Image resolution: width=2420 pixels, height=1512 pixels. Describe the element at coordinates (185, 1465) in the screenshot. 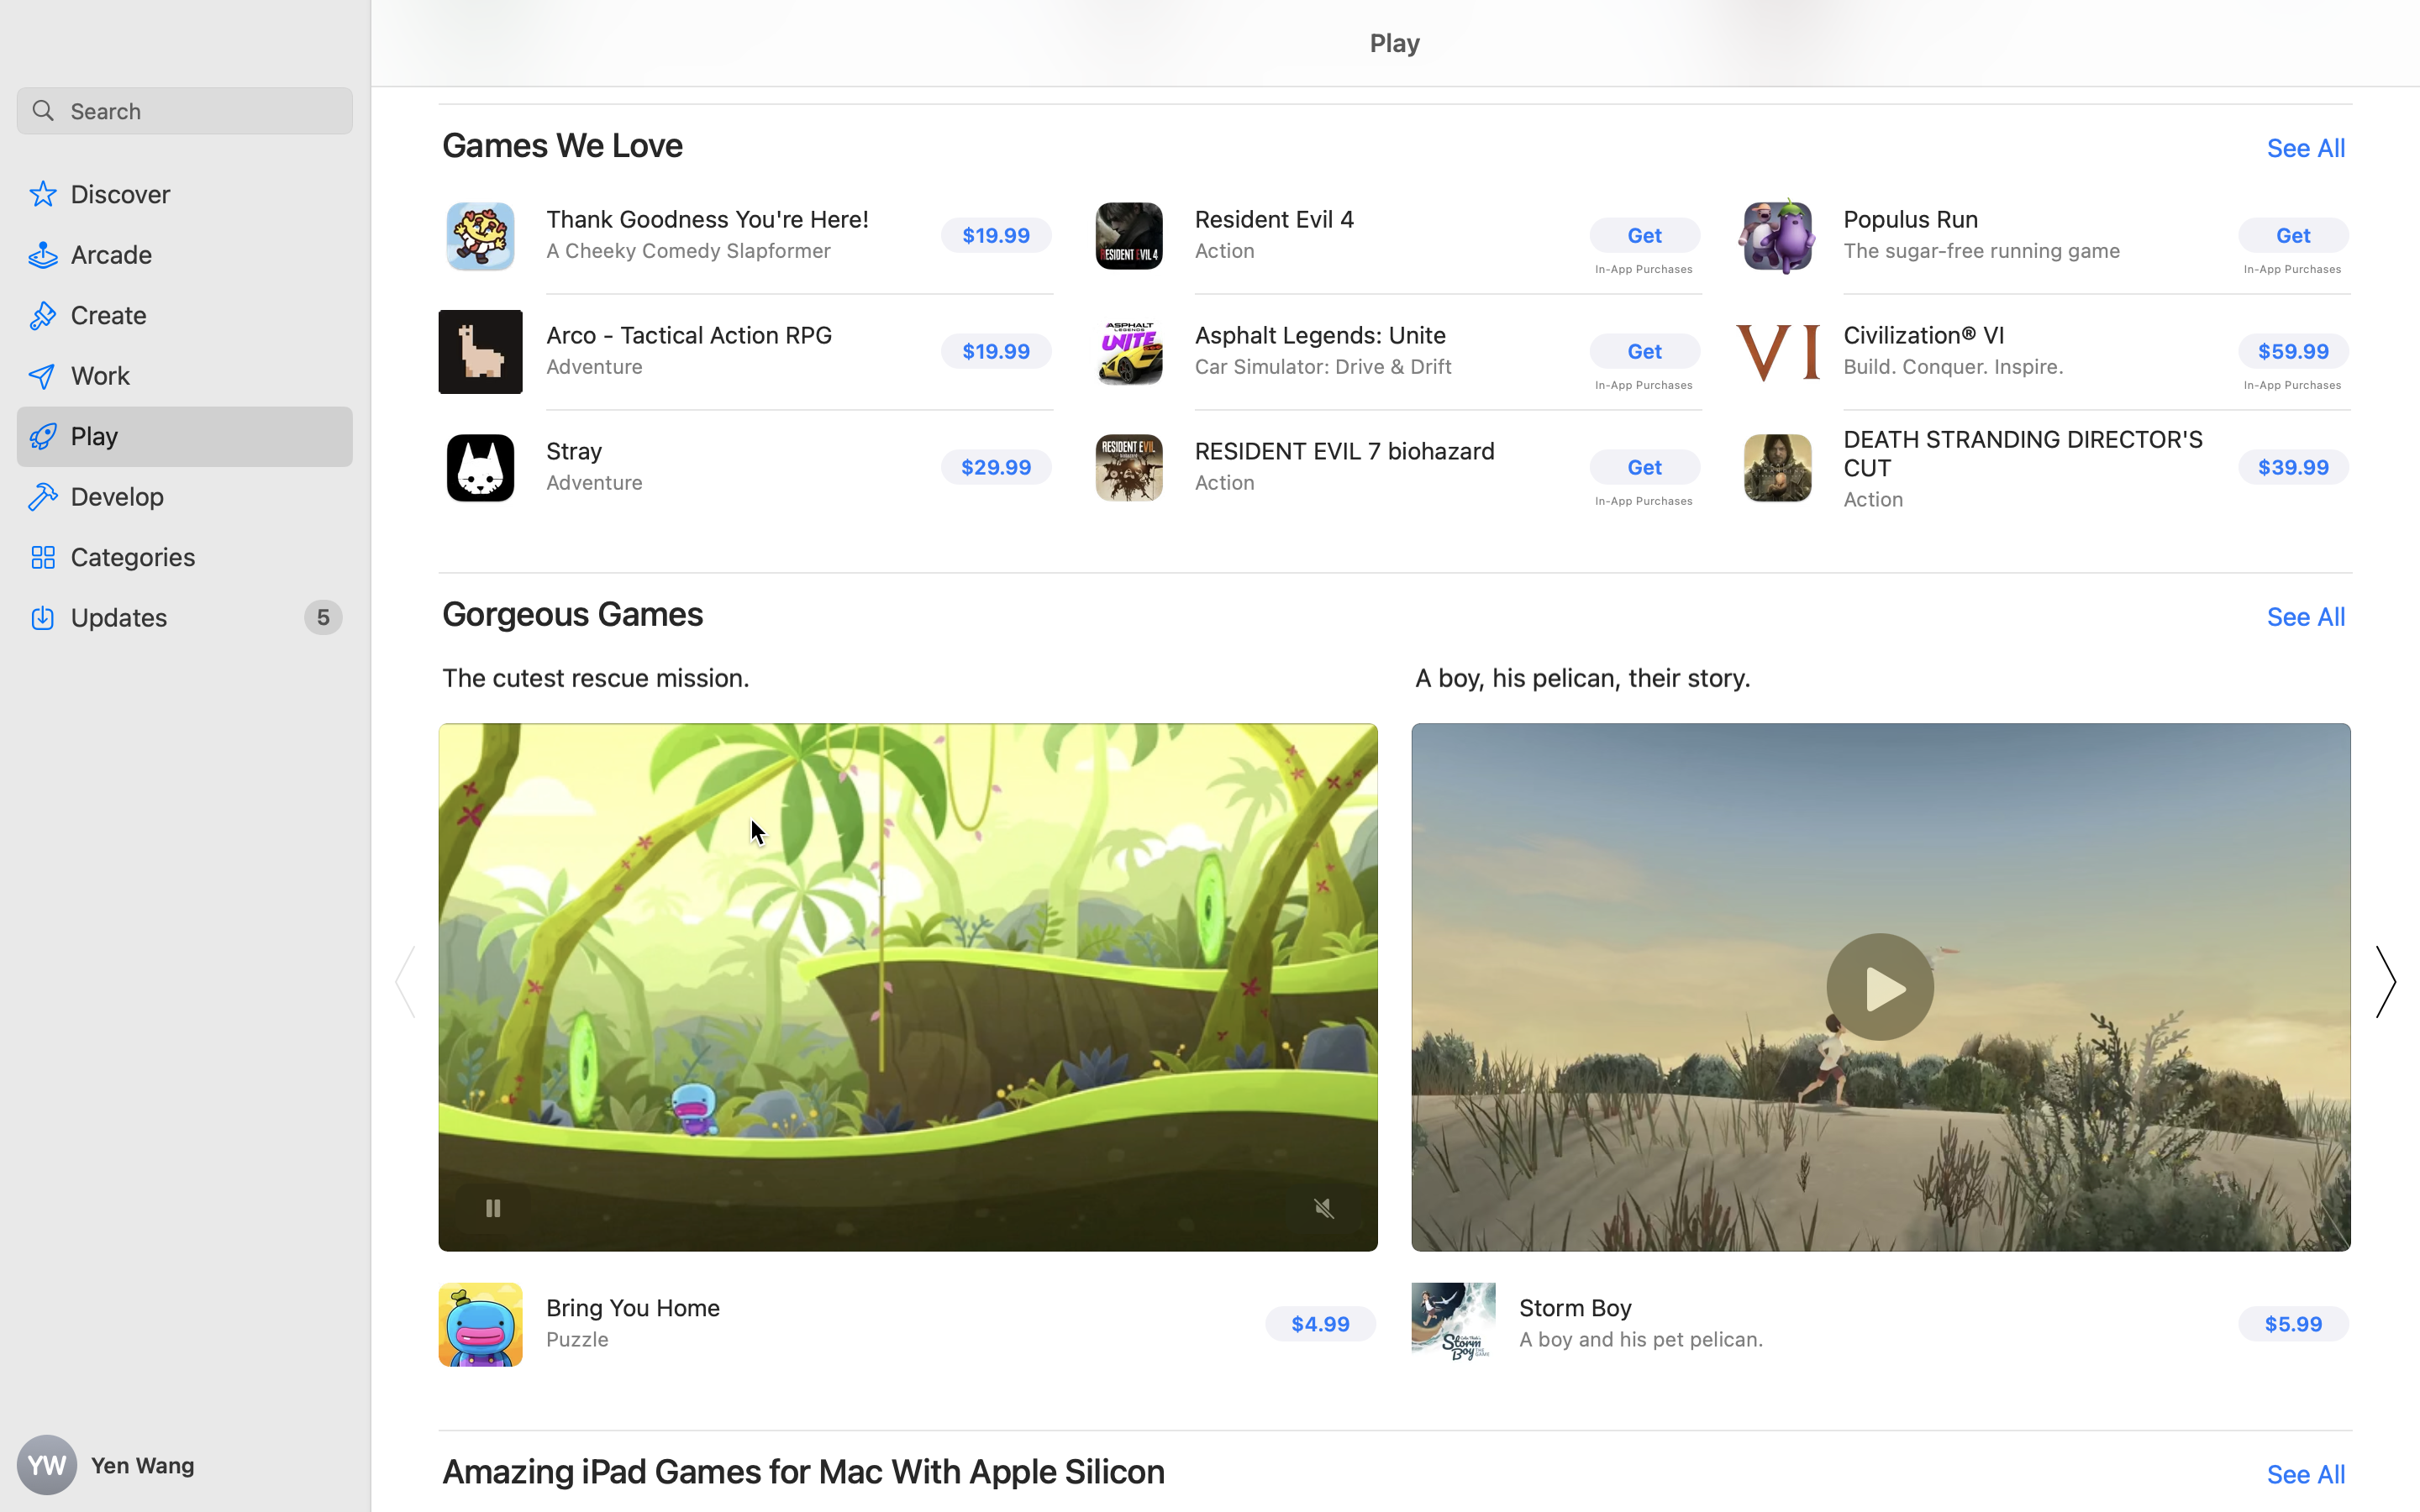

I see `'Yen Wang'` at that location.